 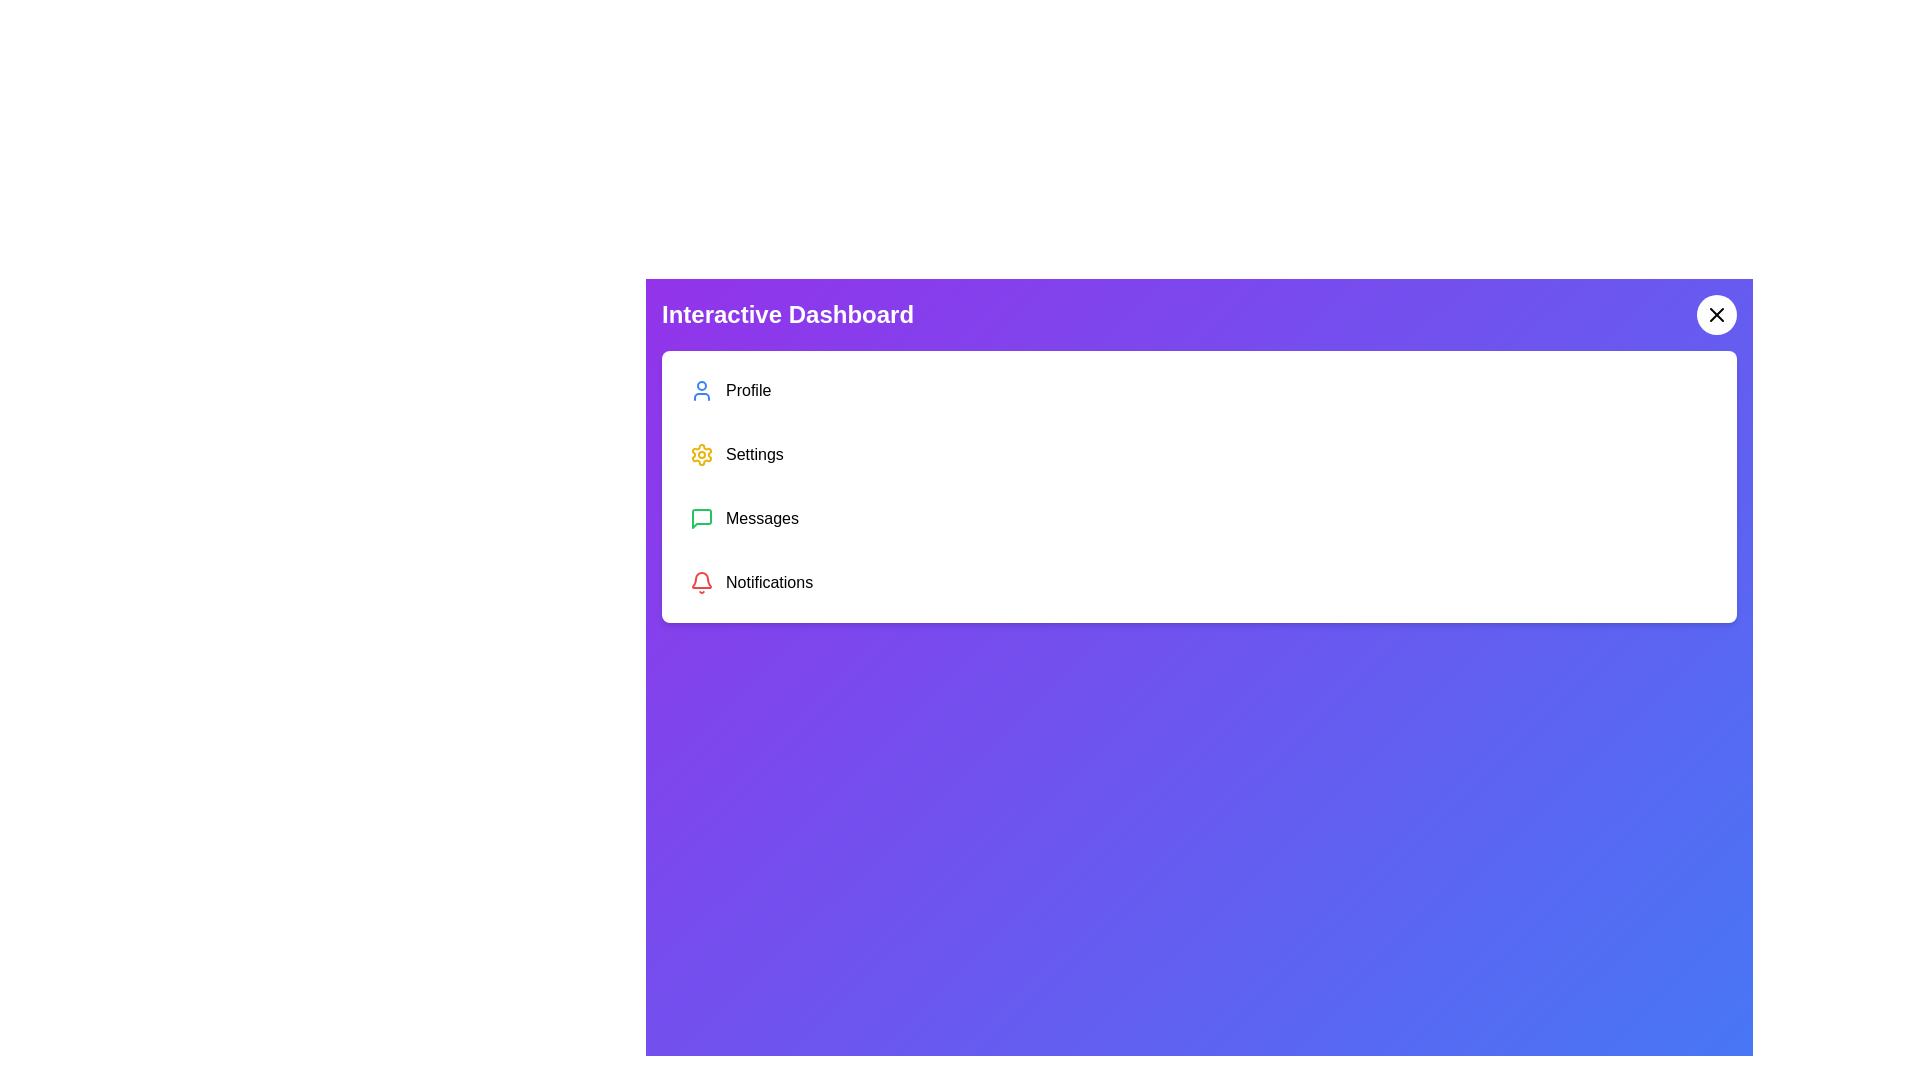 I want to click on the text label that identifies the user profile section, located next to the blue user icon in the top-left section of the list area, so click(x=747, y=390).